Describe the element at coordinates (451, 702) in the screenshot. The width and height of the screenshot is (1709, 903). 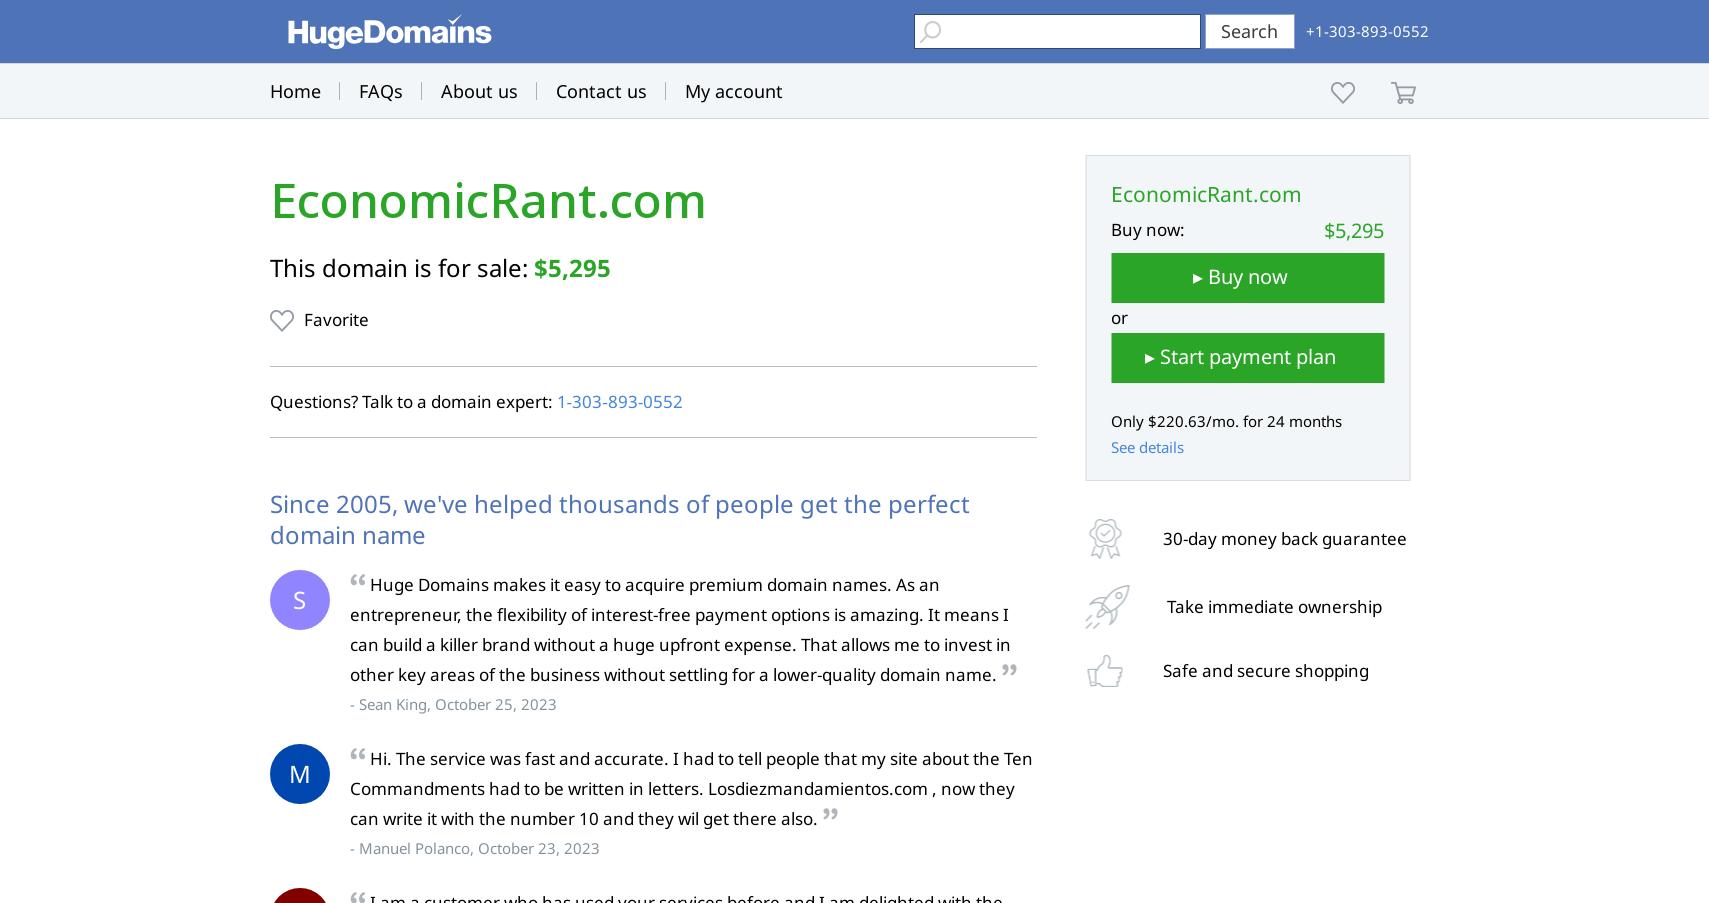
I see `'- Sean King, October 25, 2023'` at that location.